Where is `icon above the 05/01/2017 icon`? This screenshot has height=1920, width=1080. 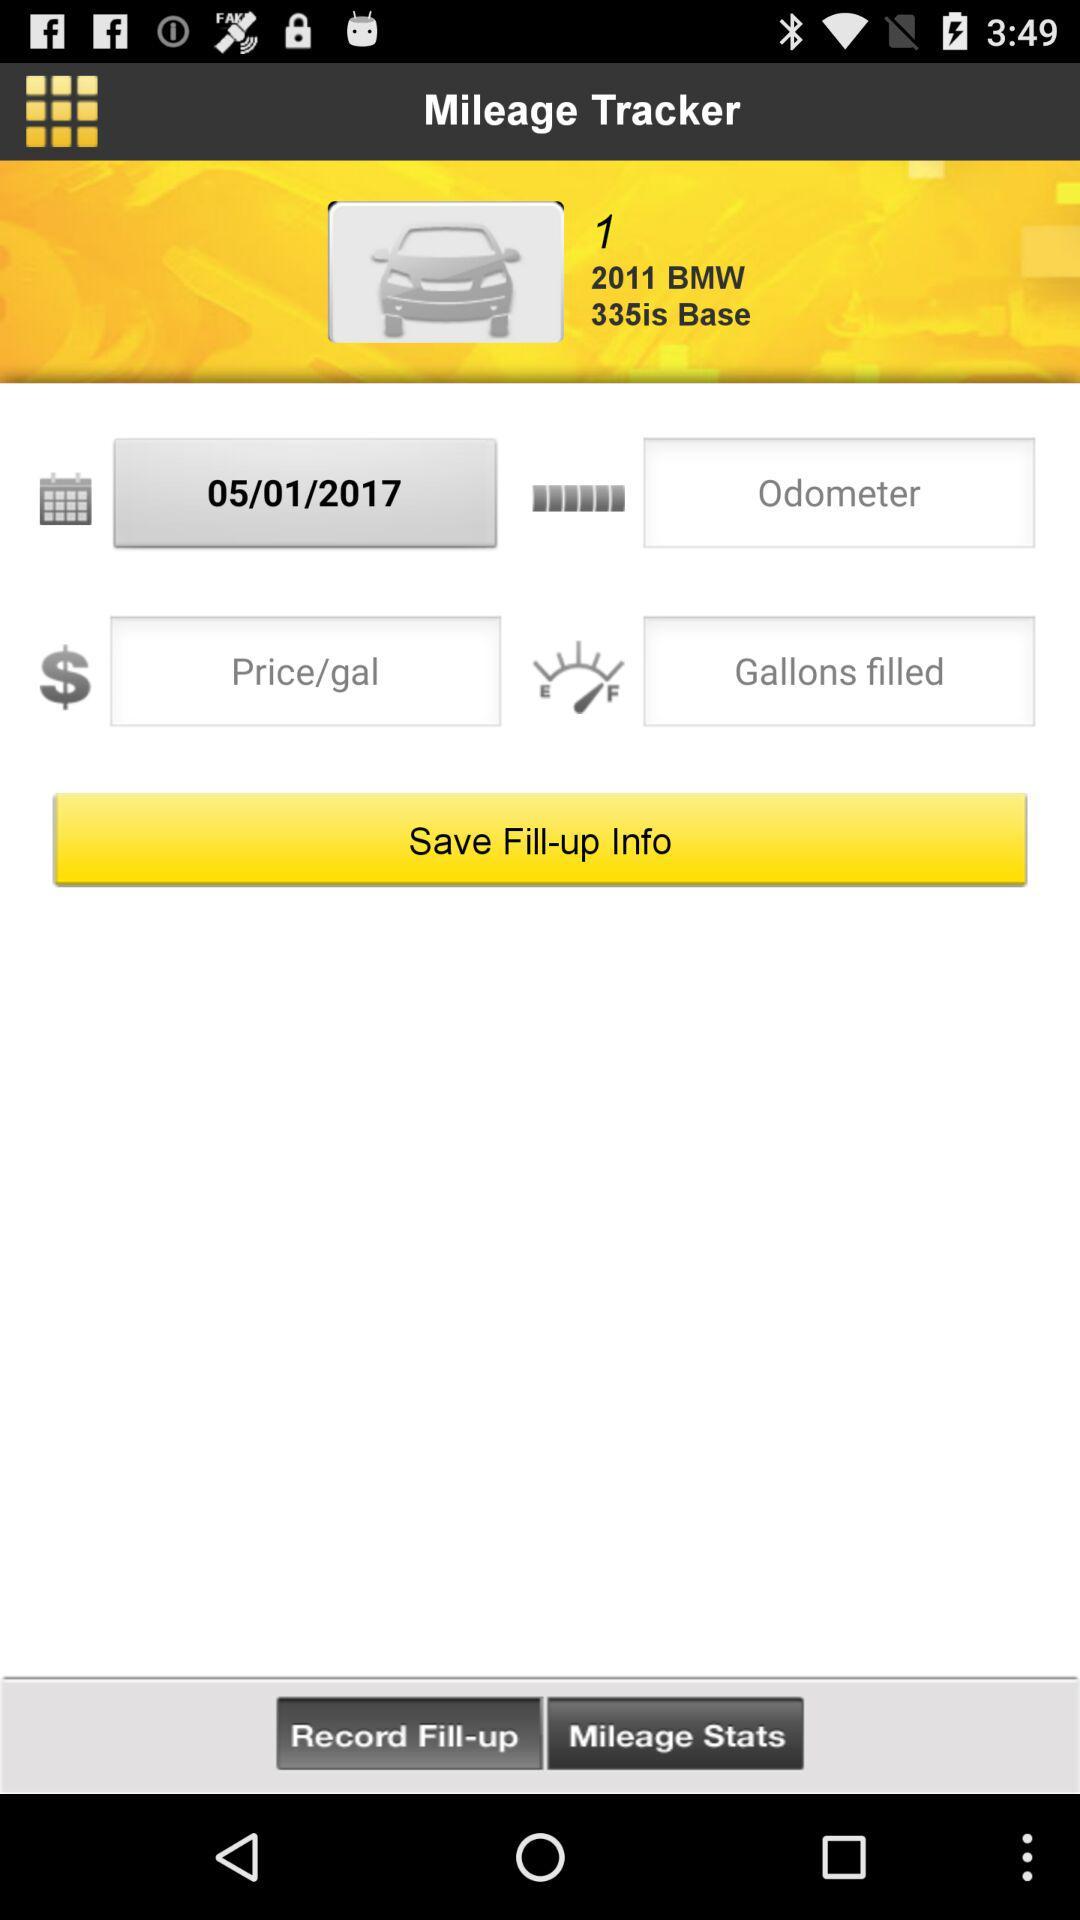
icon above the 05/01/2017 icon is located at coordinates (60, 110).